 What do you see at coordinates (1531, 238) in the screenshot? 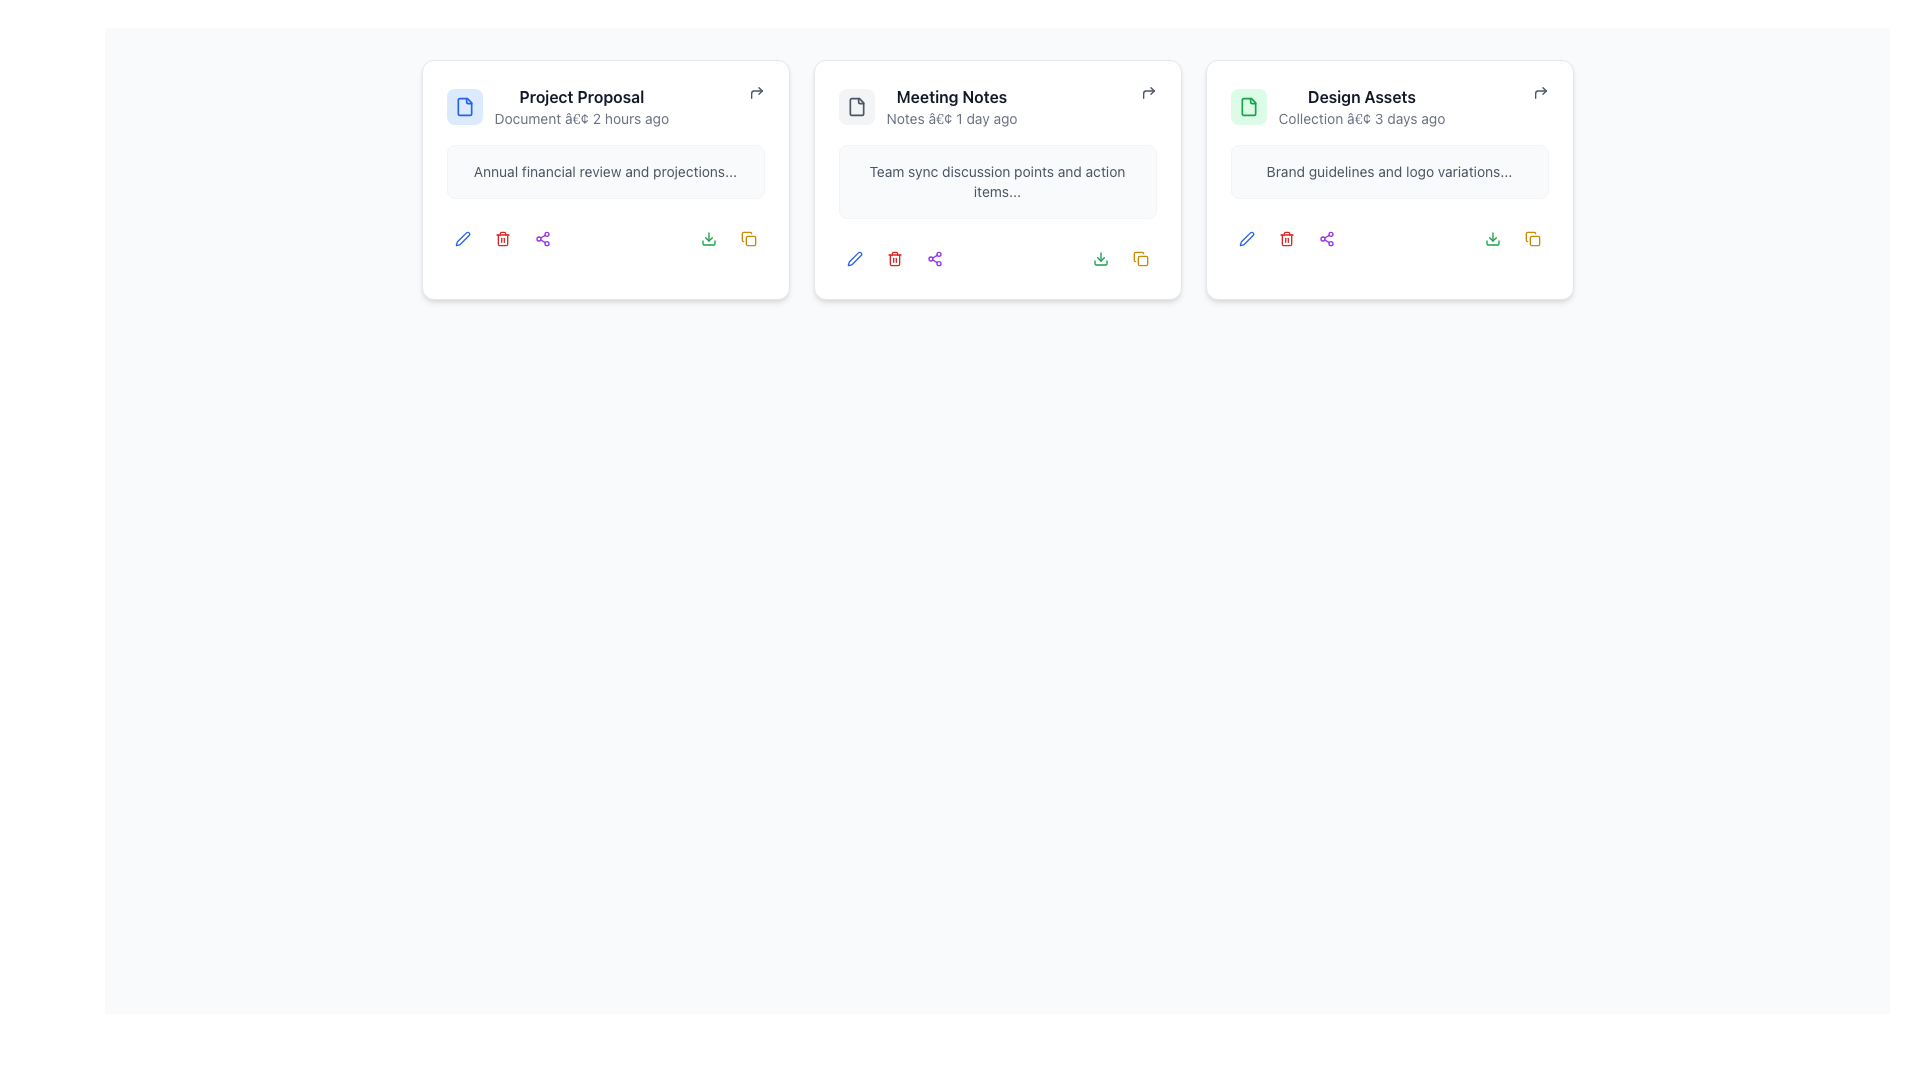
I see `the yellow button with a copy icon located at the bottom right corner of the 'Design Assets' card` at bounding box center [1531, 238].